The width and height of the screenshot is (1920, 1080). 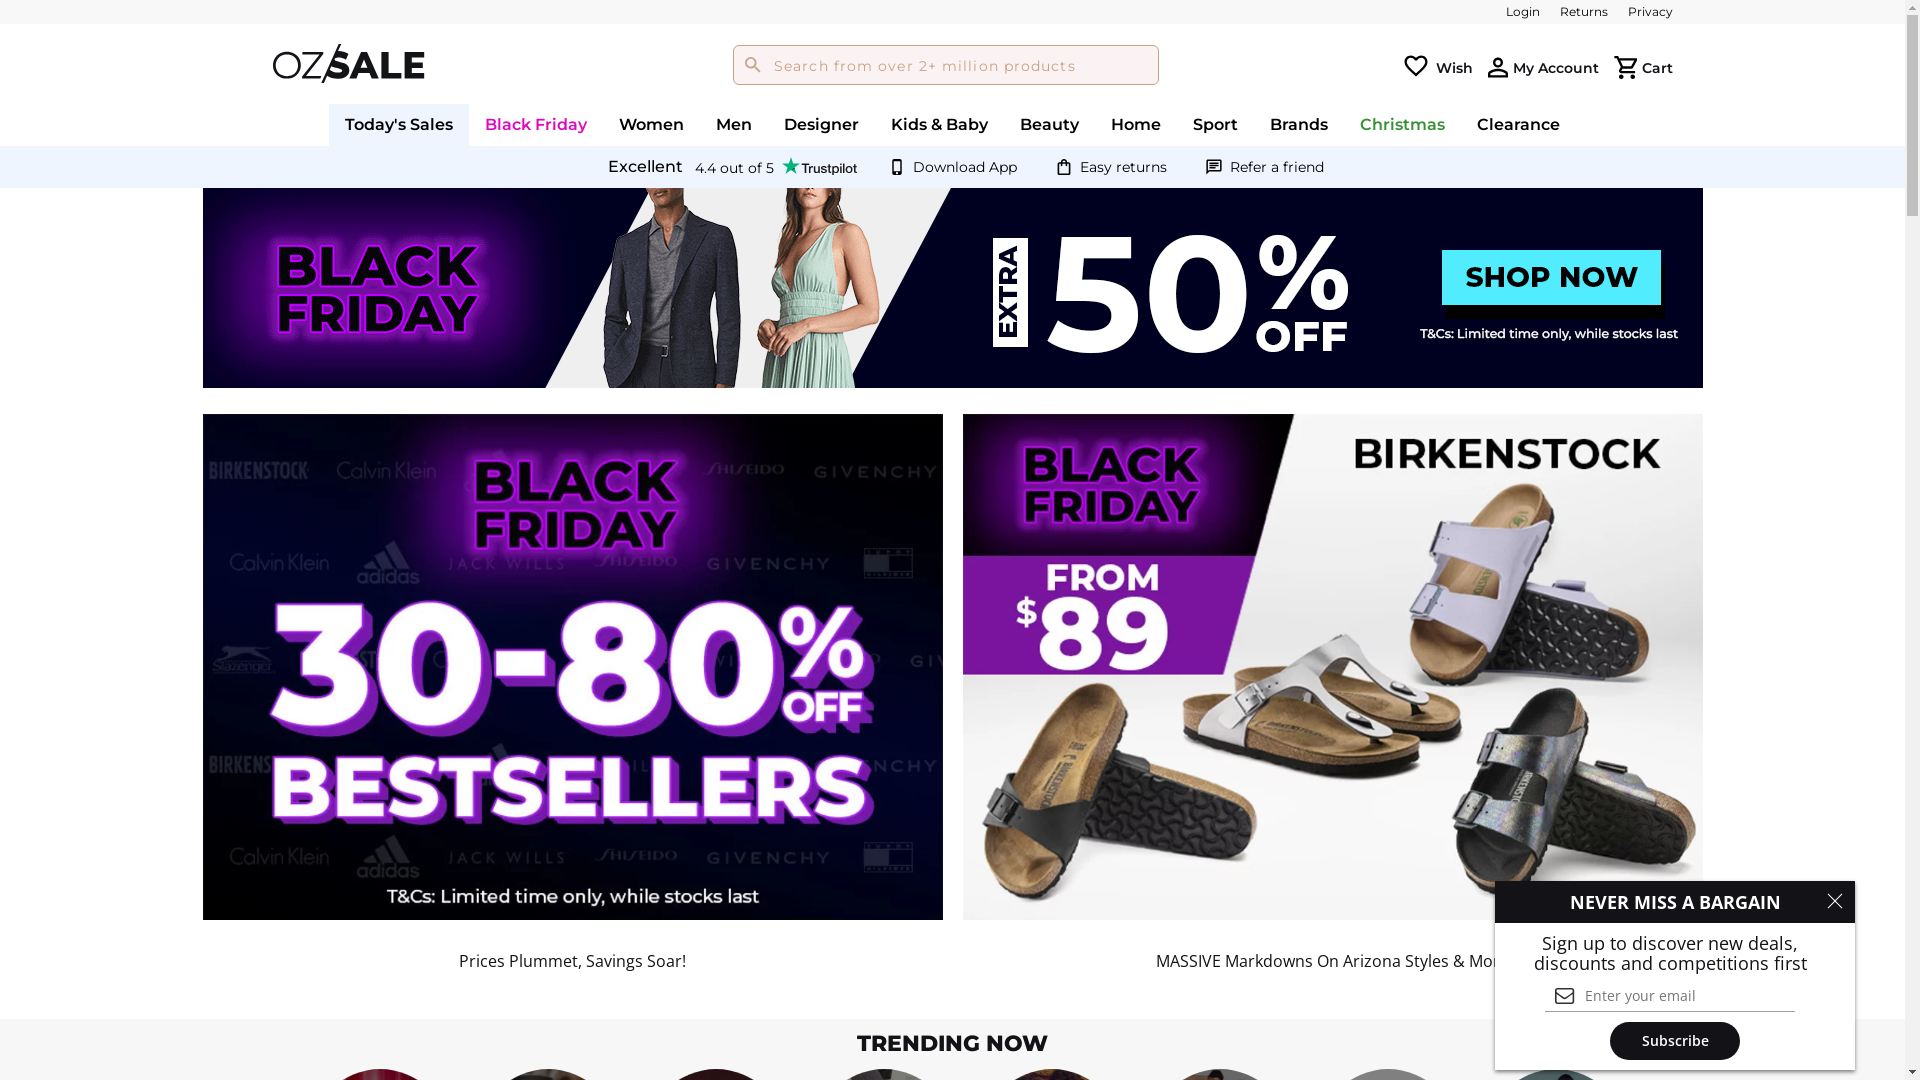 I want to click on 'Designer', so click(x=821, y=124).